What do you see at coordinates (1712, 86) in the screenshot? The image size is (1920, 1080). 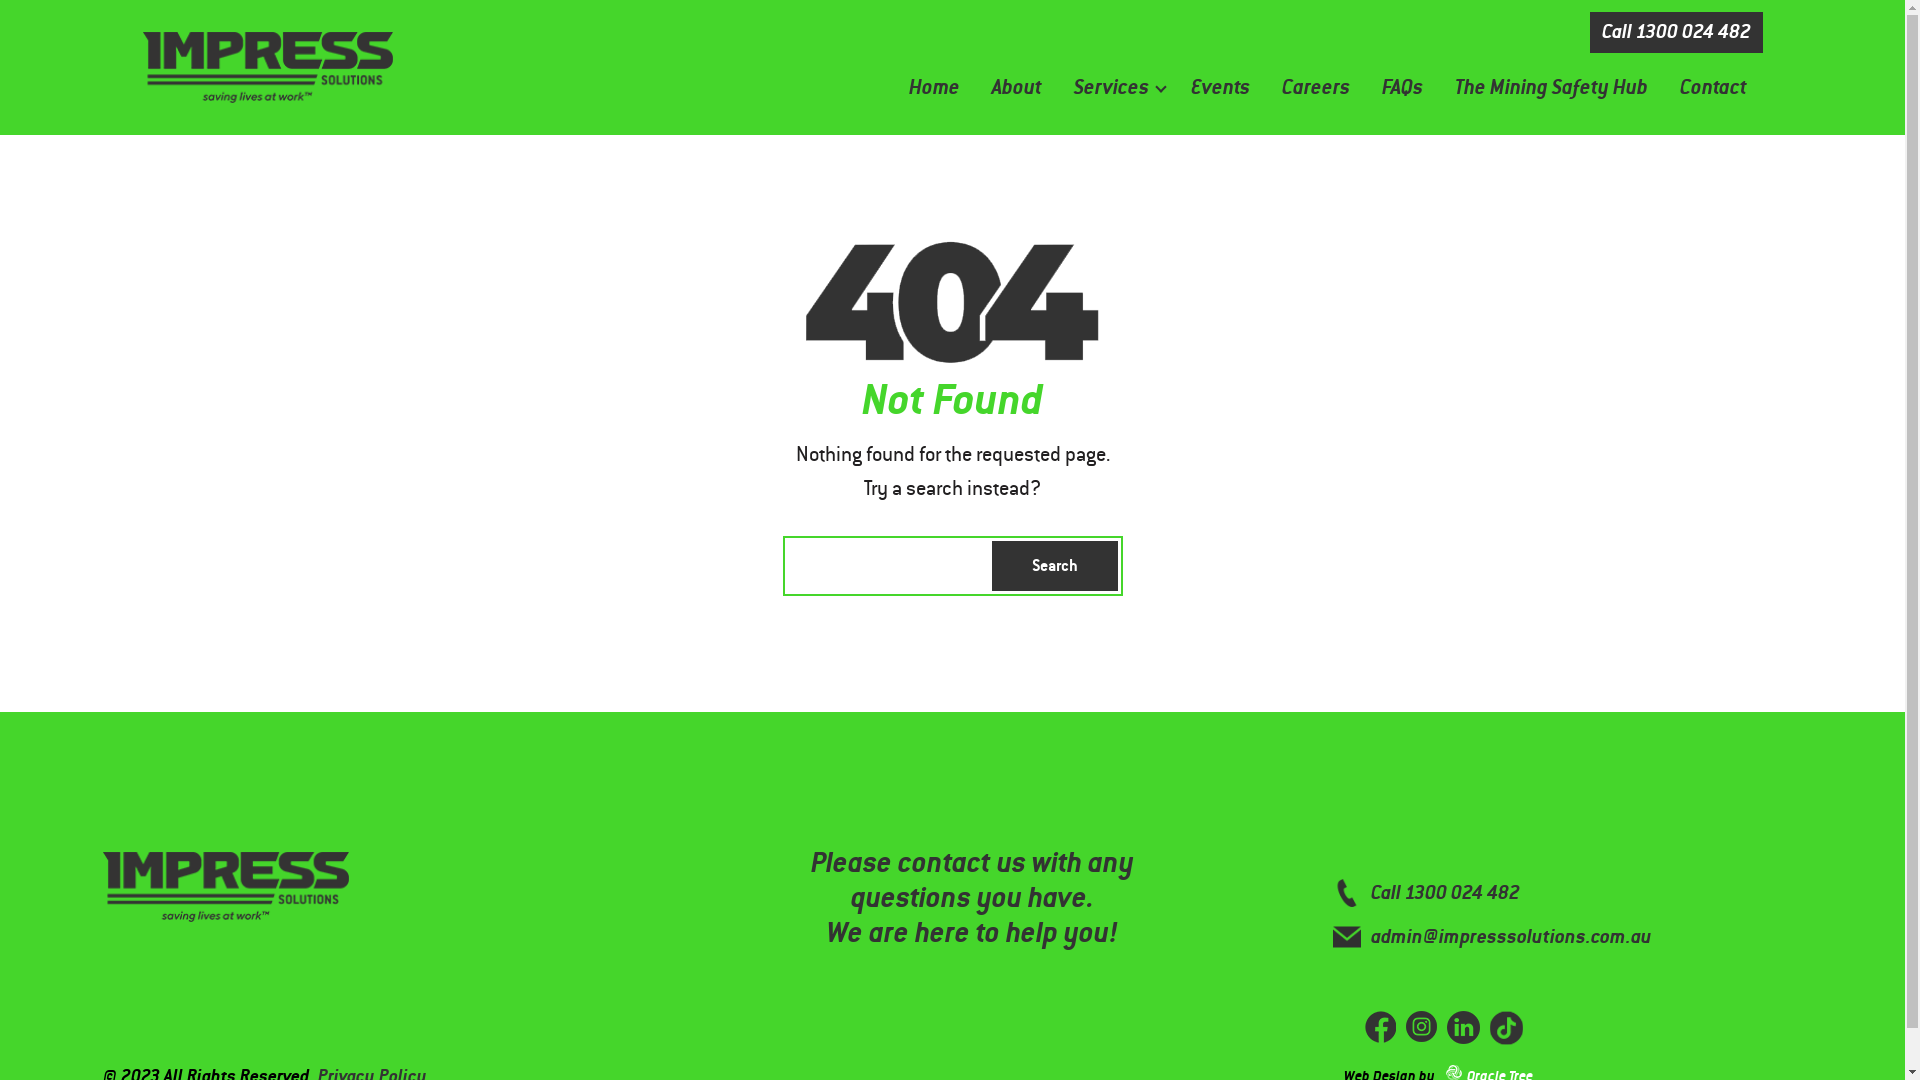 I see `'Contact'` at bounding box center [1712, 86].